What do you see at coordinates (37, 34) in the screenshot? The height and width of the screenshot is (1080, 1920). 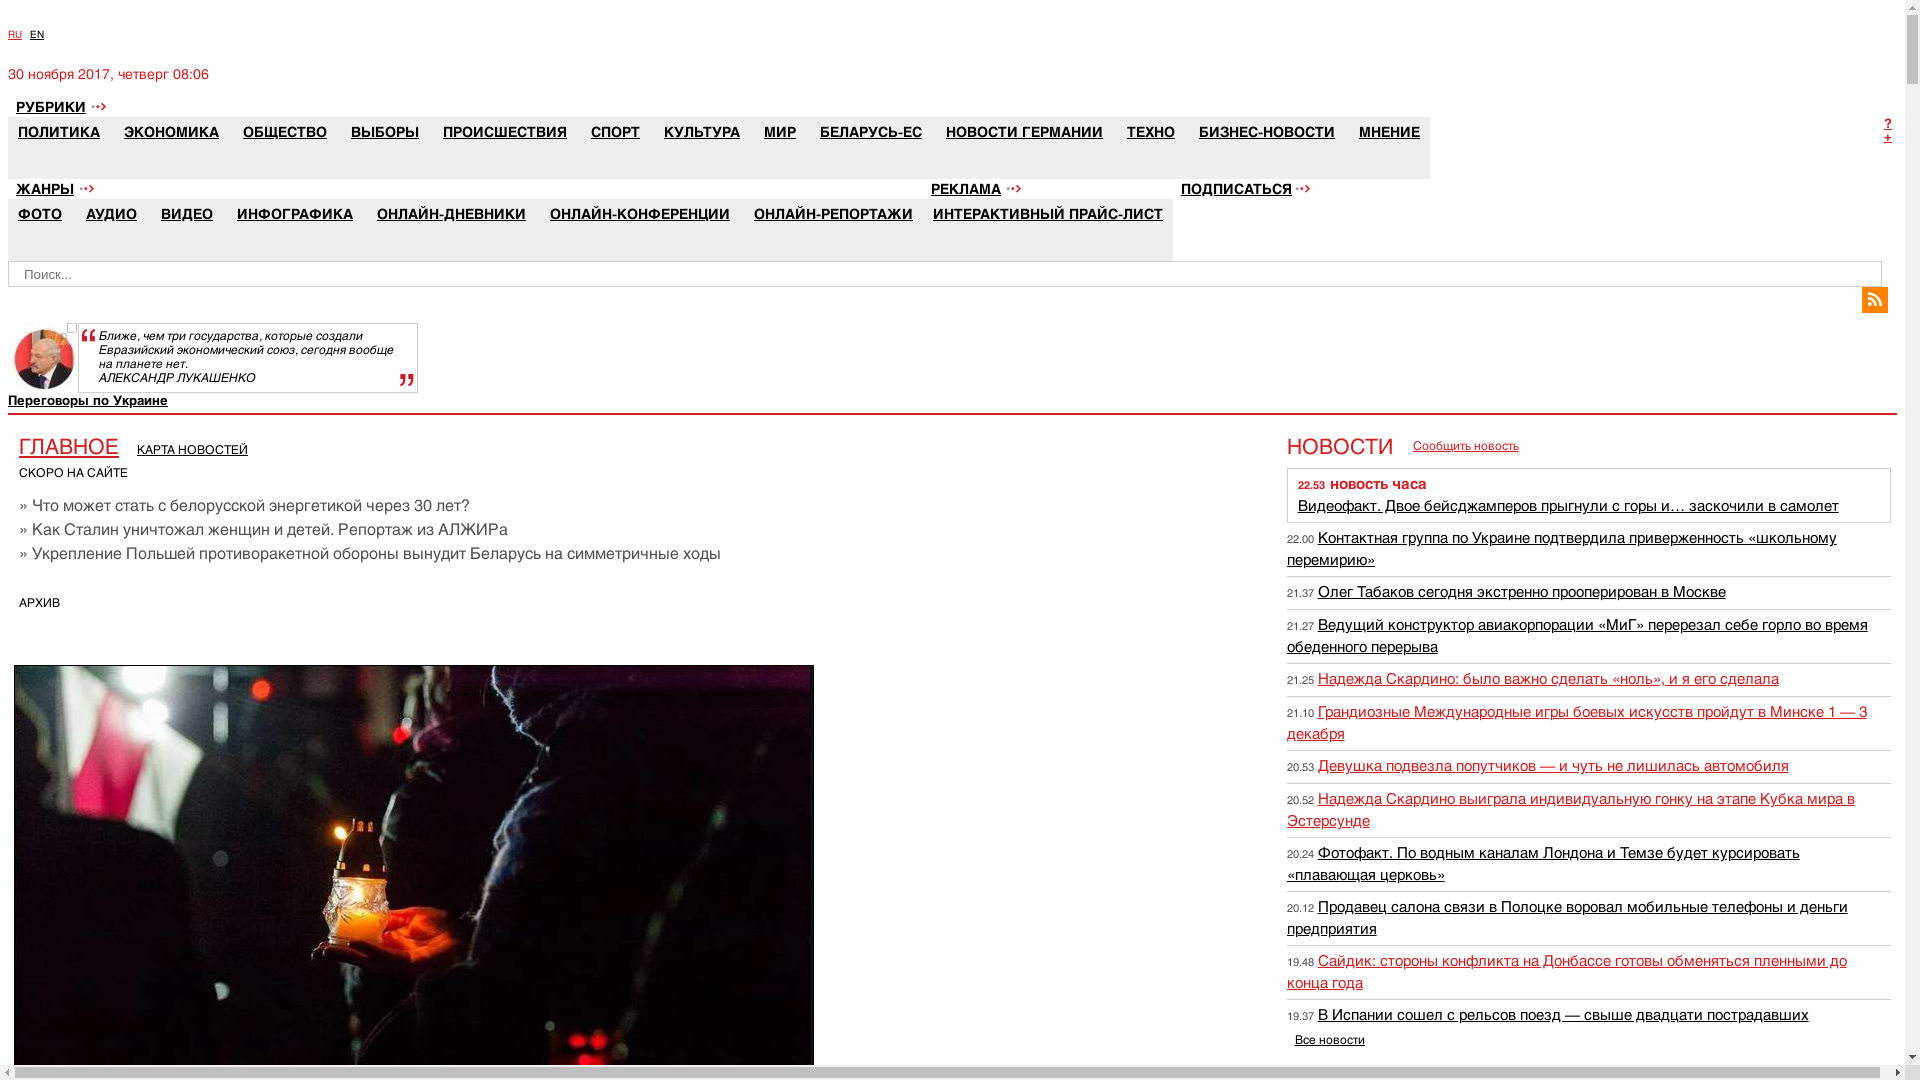 I see `'EN'` at bounding box center [37, 34].